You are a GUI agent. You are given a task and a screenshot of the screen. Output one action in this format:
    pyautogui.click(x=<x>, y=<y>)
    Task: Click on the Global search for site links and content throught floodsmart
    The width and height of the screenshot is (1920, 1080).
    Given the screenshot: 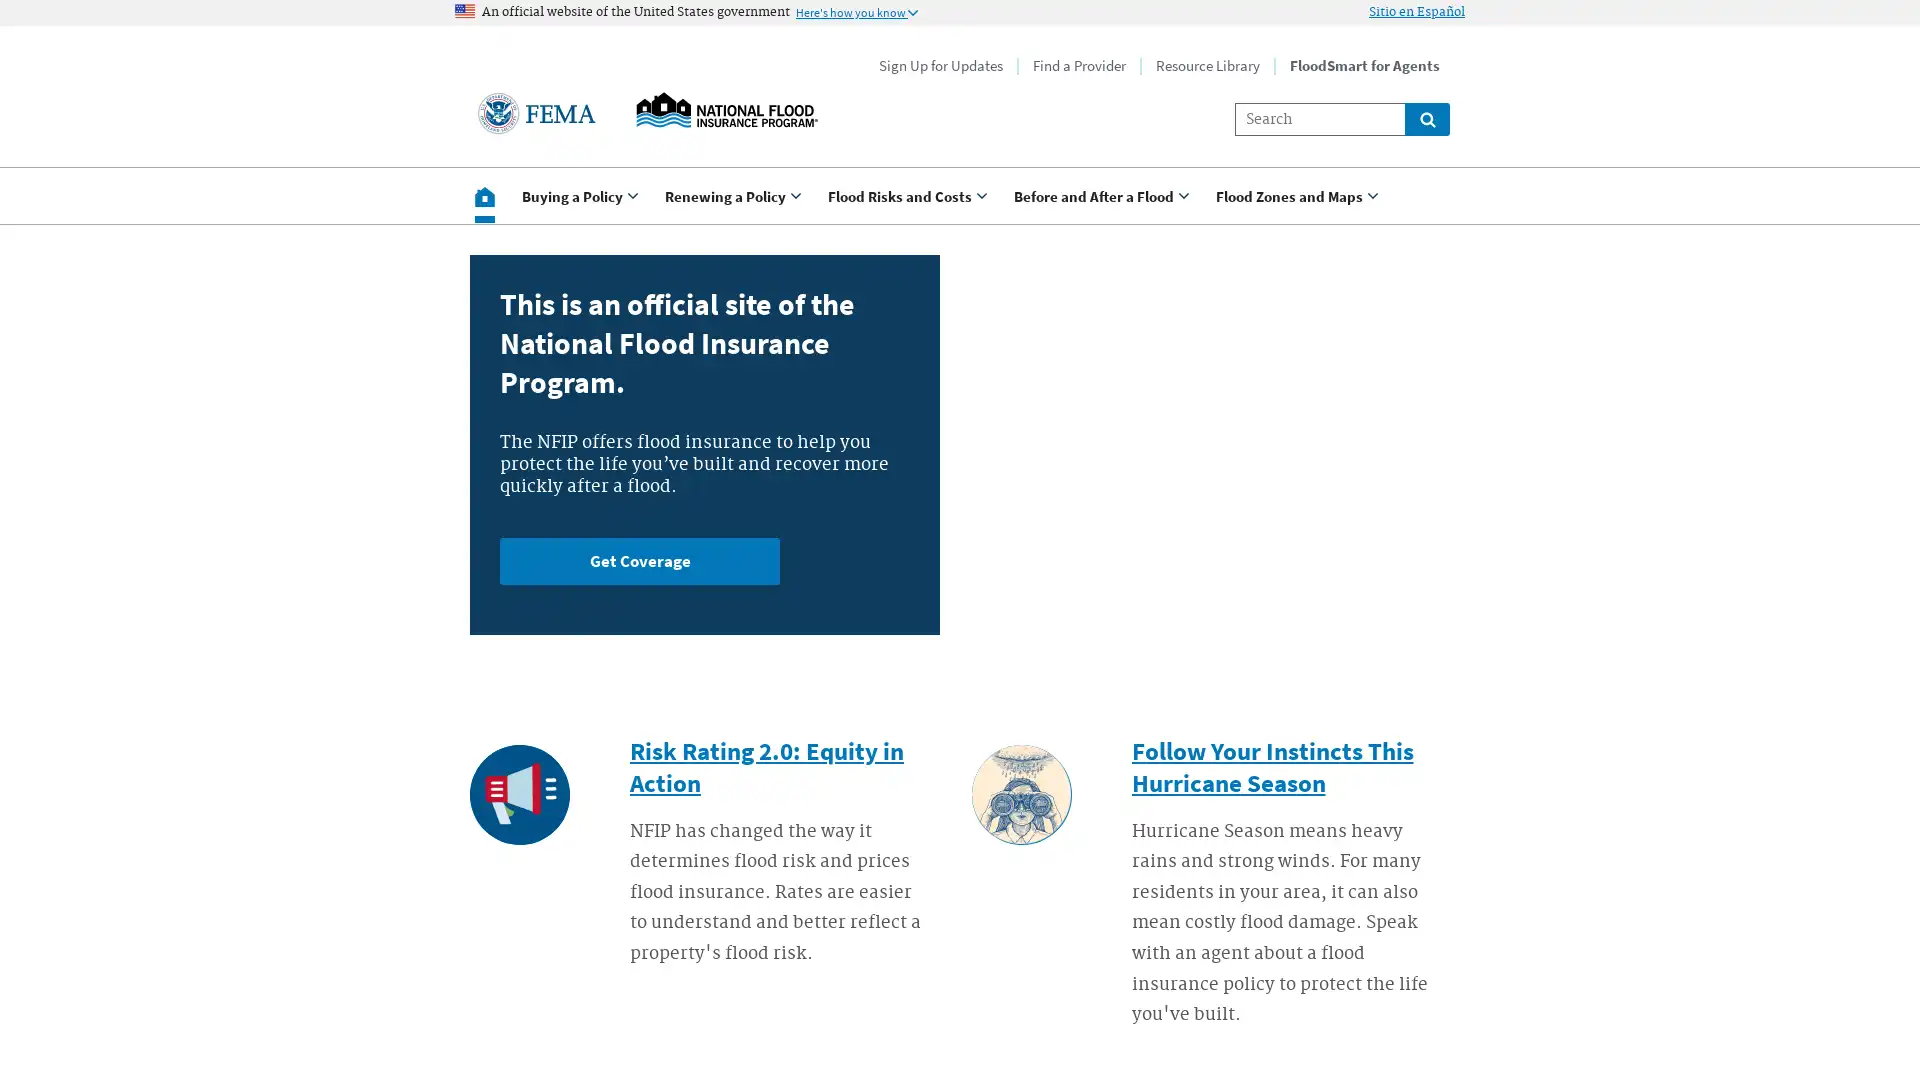 What is the action you would take?
    pyautogui.click(x=1426, y=119)
    